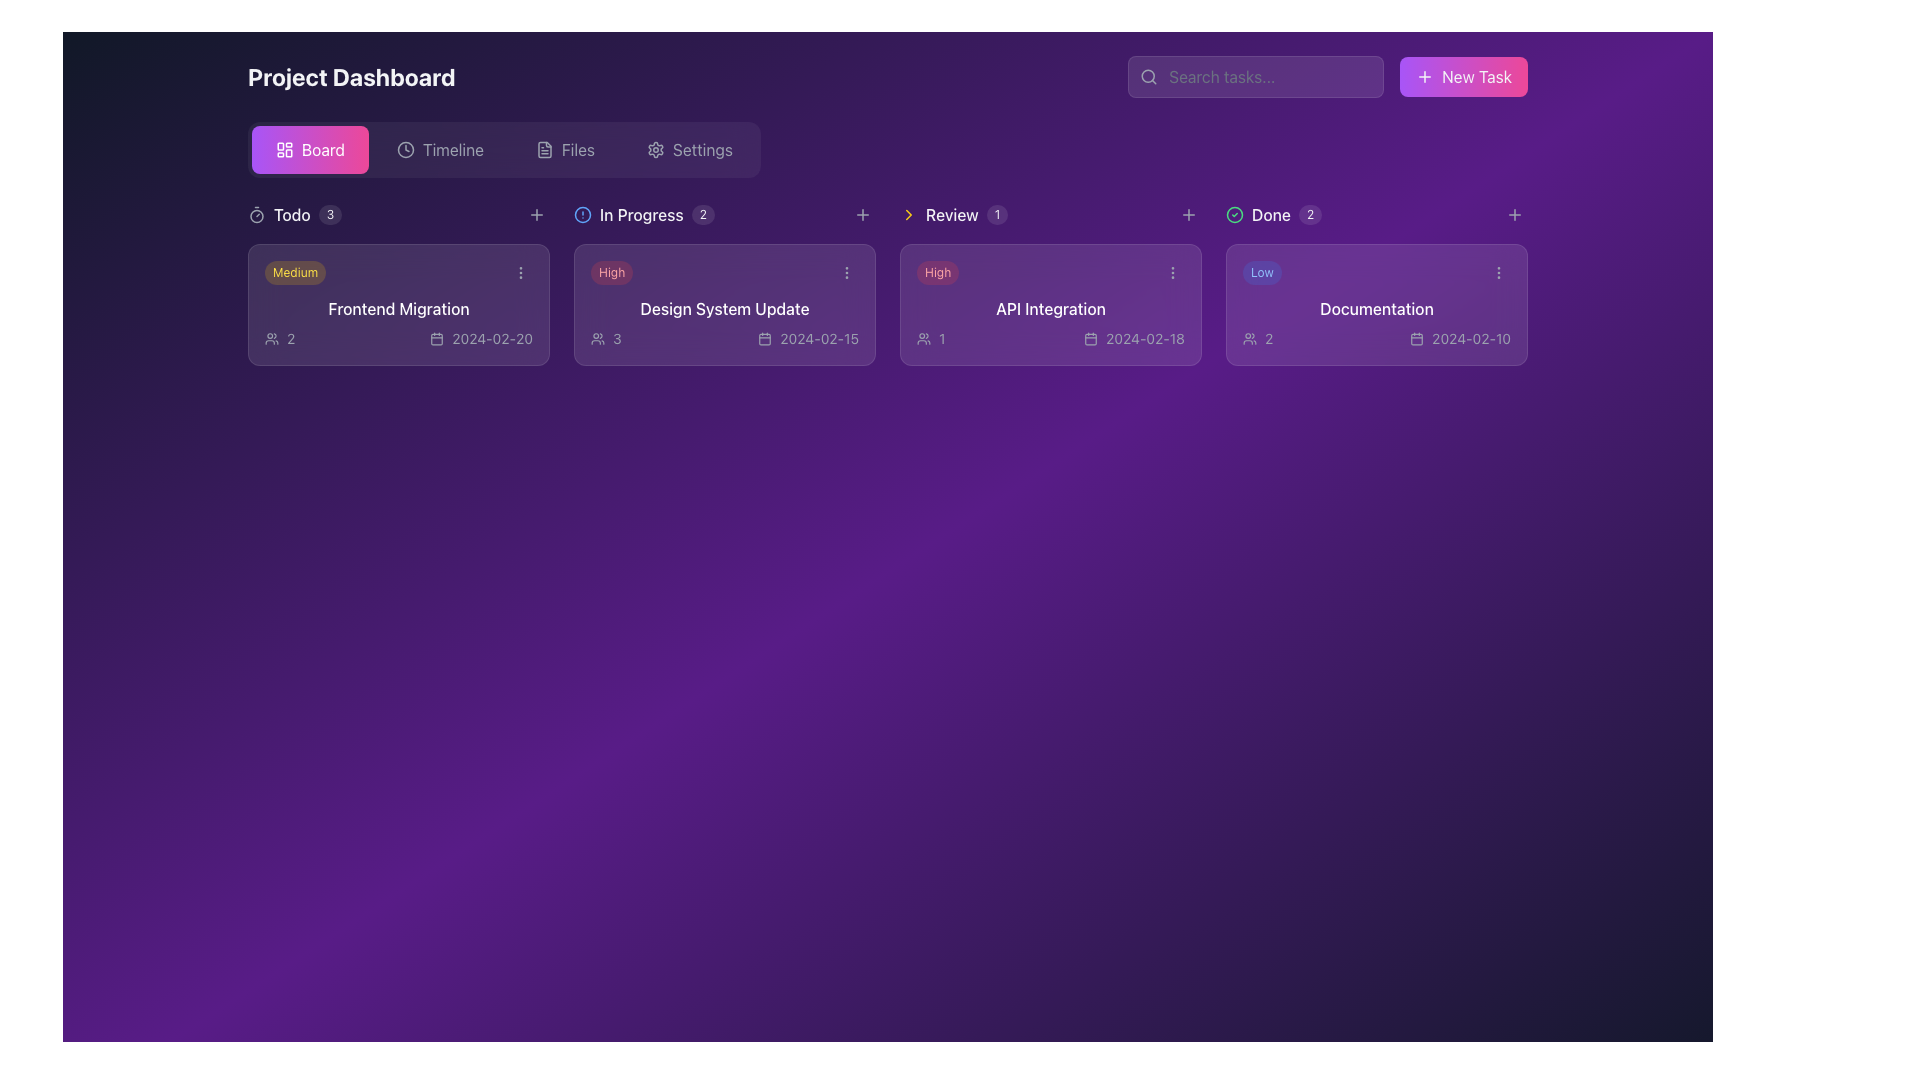 The height and width of the screenshot is (1080, 1920). I want to click on the 'Timeline' button in the horizontal navigation menu, so click(439, 149).